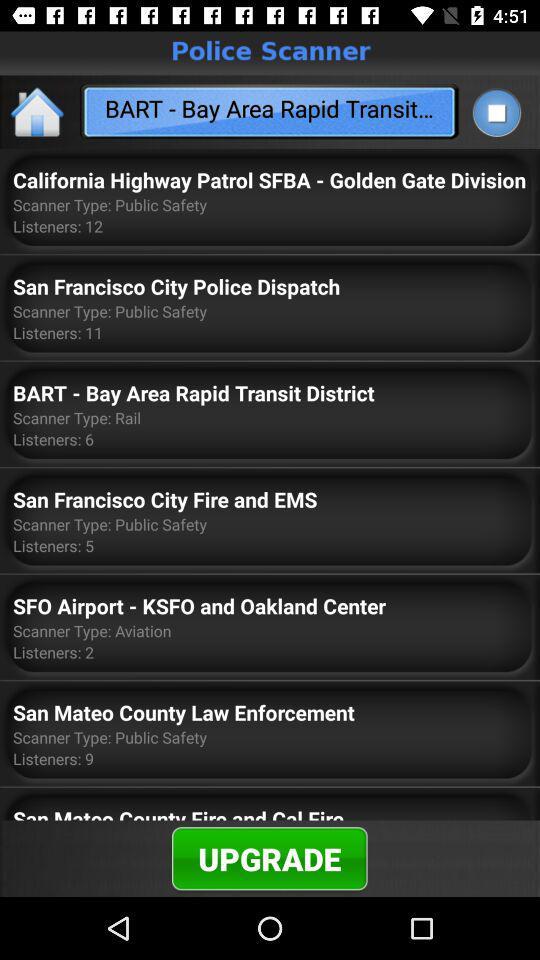 The height and width of the screenshot is (960, 540). I want to click on app to the left of bart bay area item, so click(38, 111).